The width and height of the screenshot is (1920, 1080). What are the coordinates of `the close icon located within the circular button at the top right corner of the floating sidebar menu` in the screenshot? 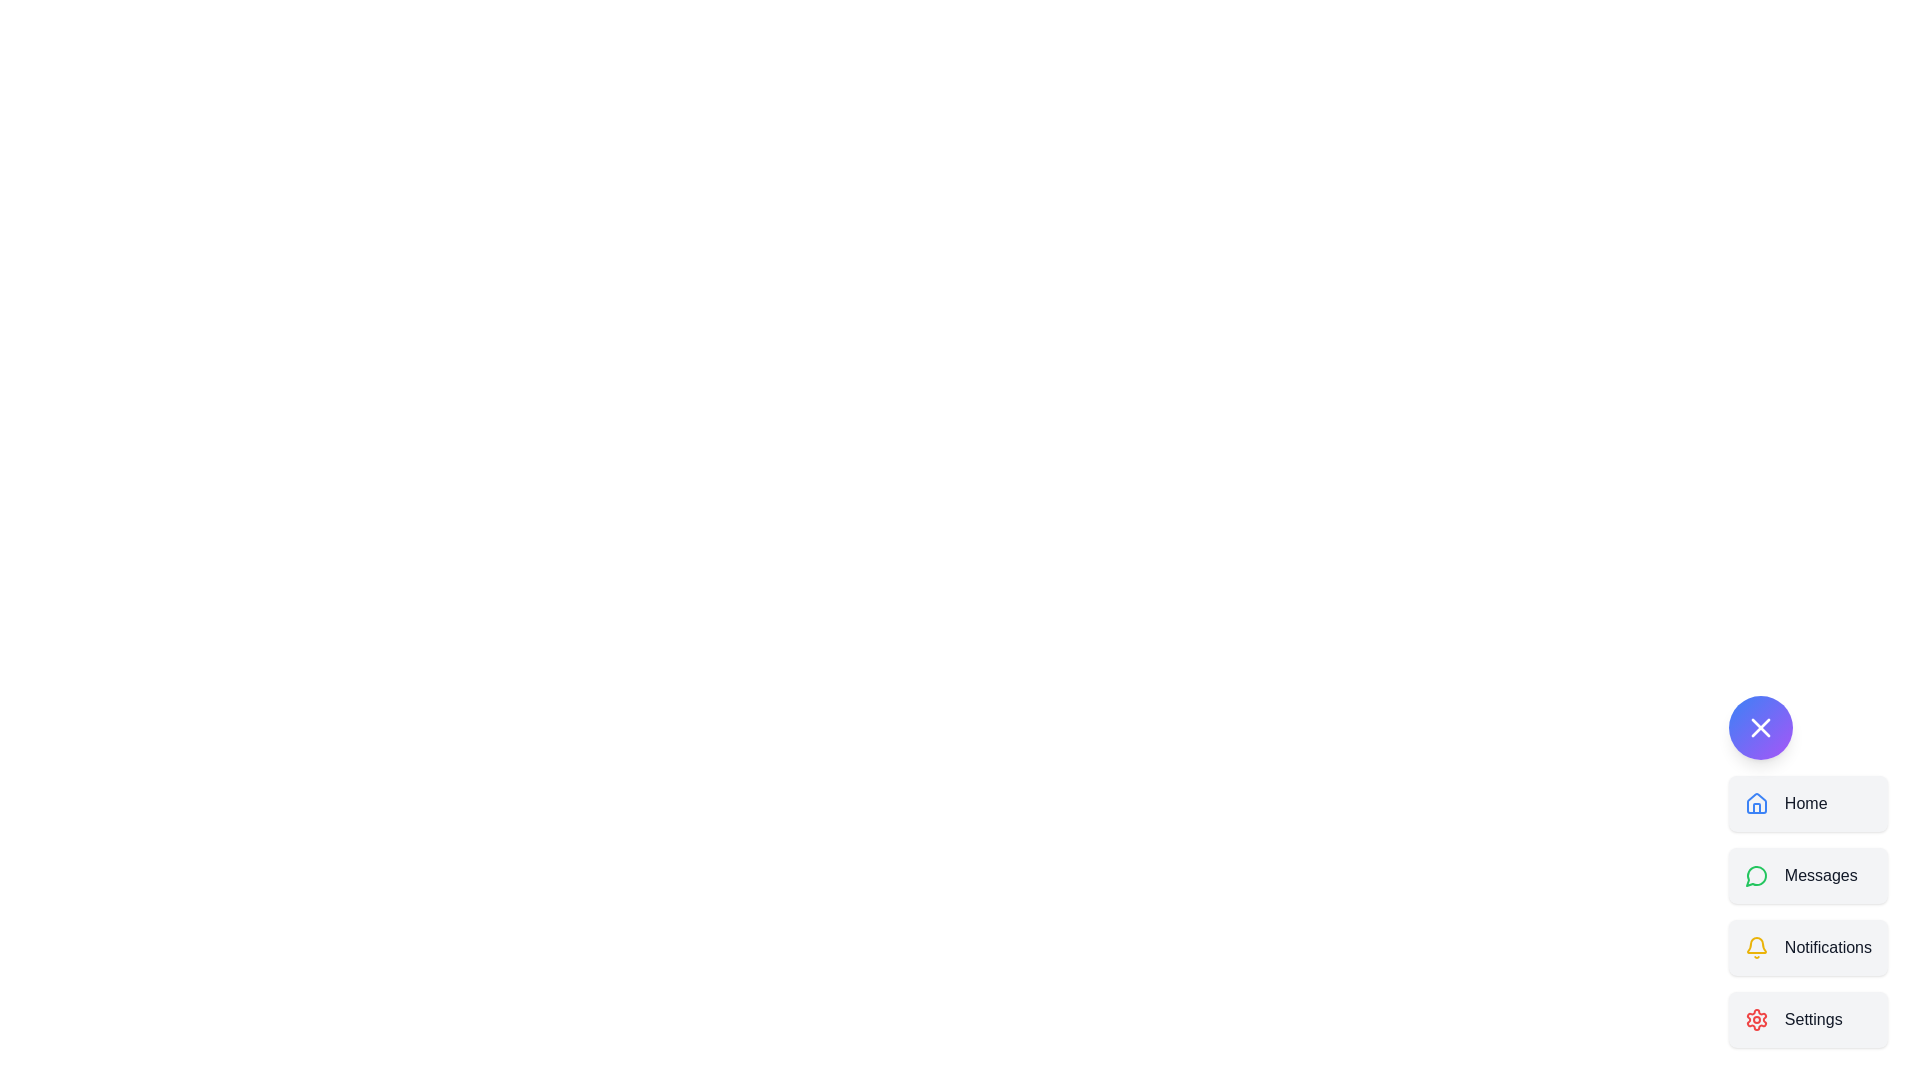 It's located at (1760, 728).